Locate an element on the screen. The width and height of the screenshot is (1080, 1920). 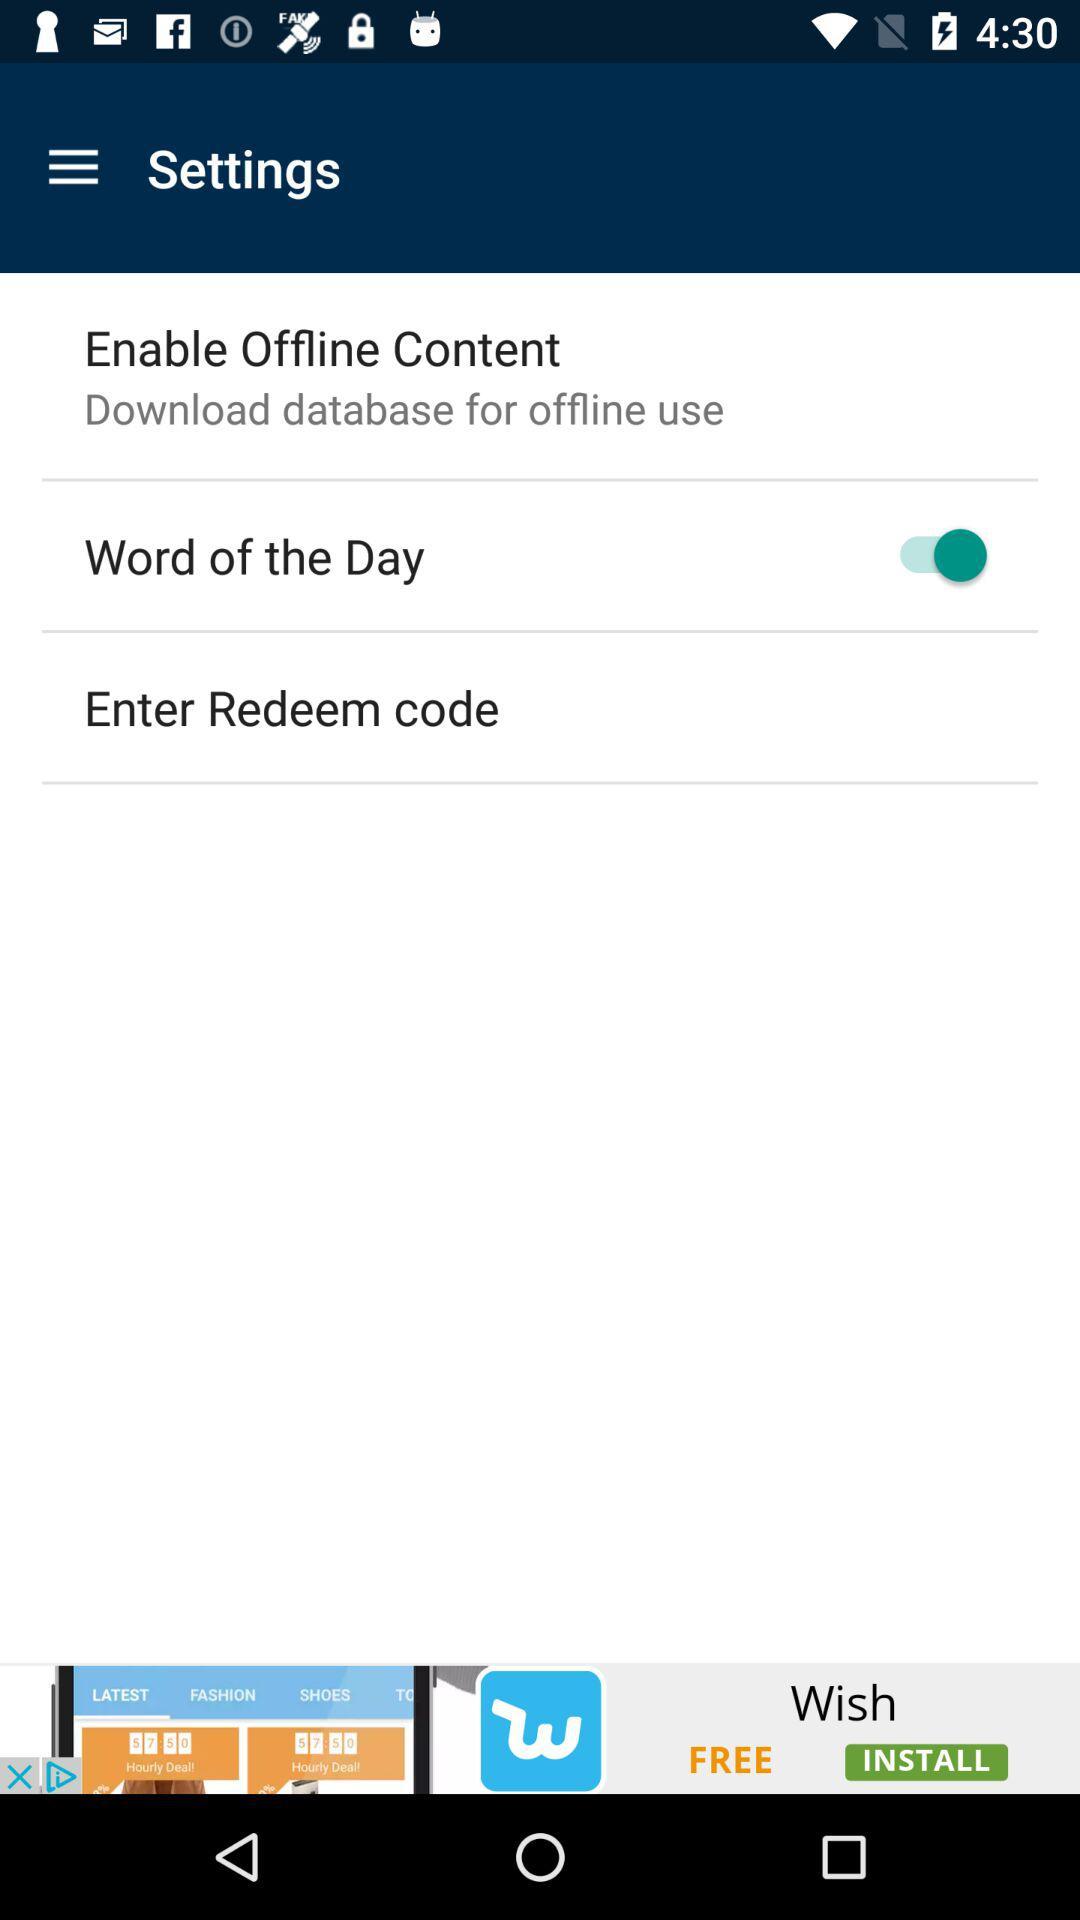
advertisement is located at coordinates (540, 1727).